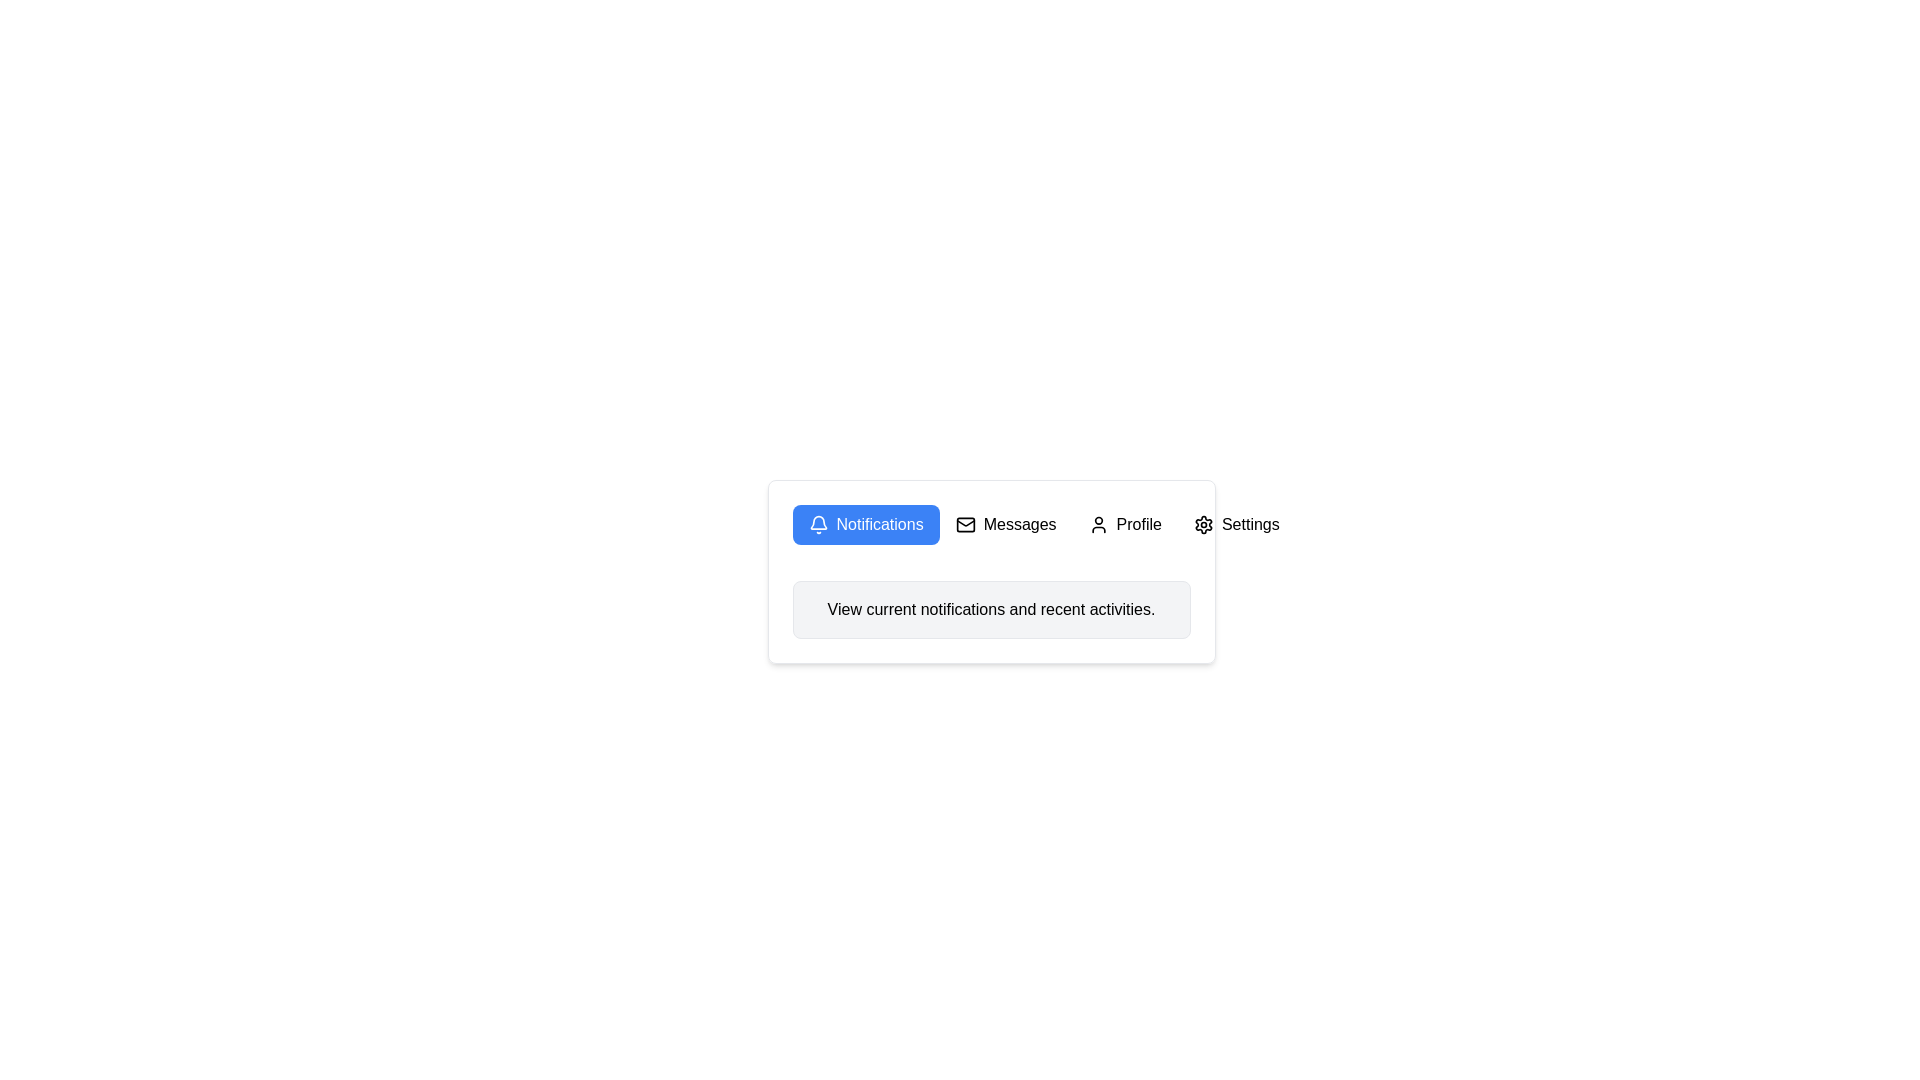 This screenshot has width=1920, height=1080. Describe the element at coordinates (880, 523) in the screenshot. I see `the 'Notifications' text label in the navigation bar` at that location.